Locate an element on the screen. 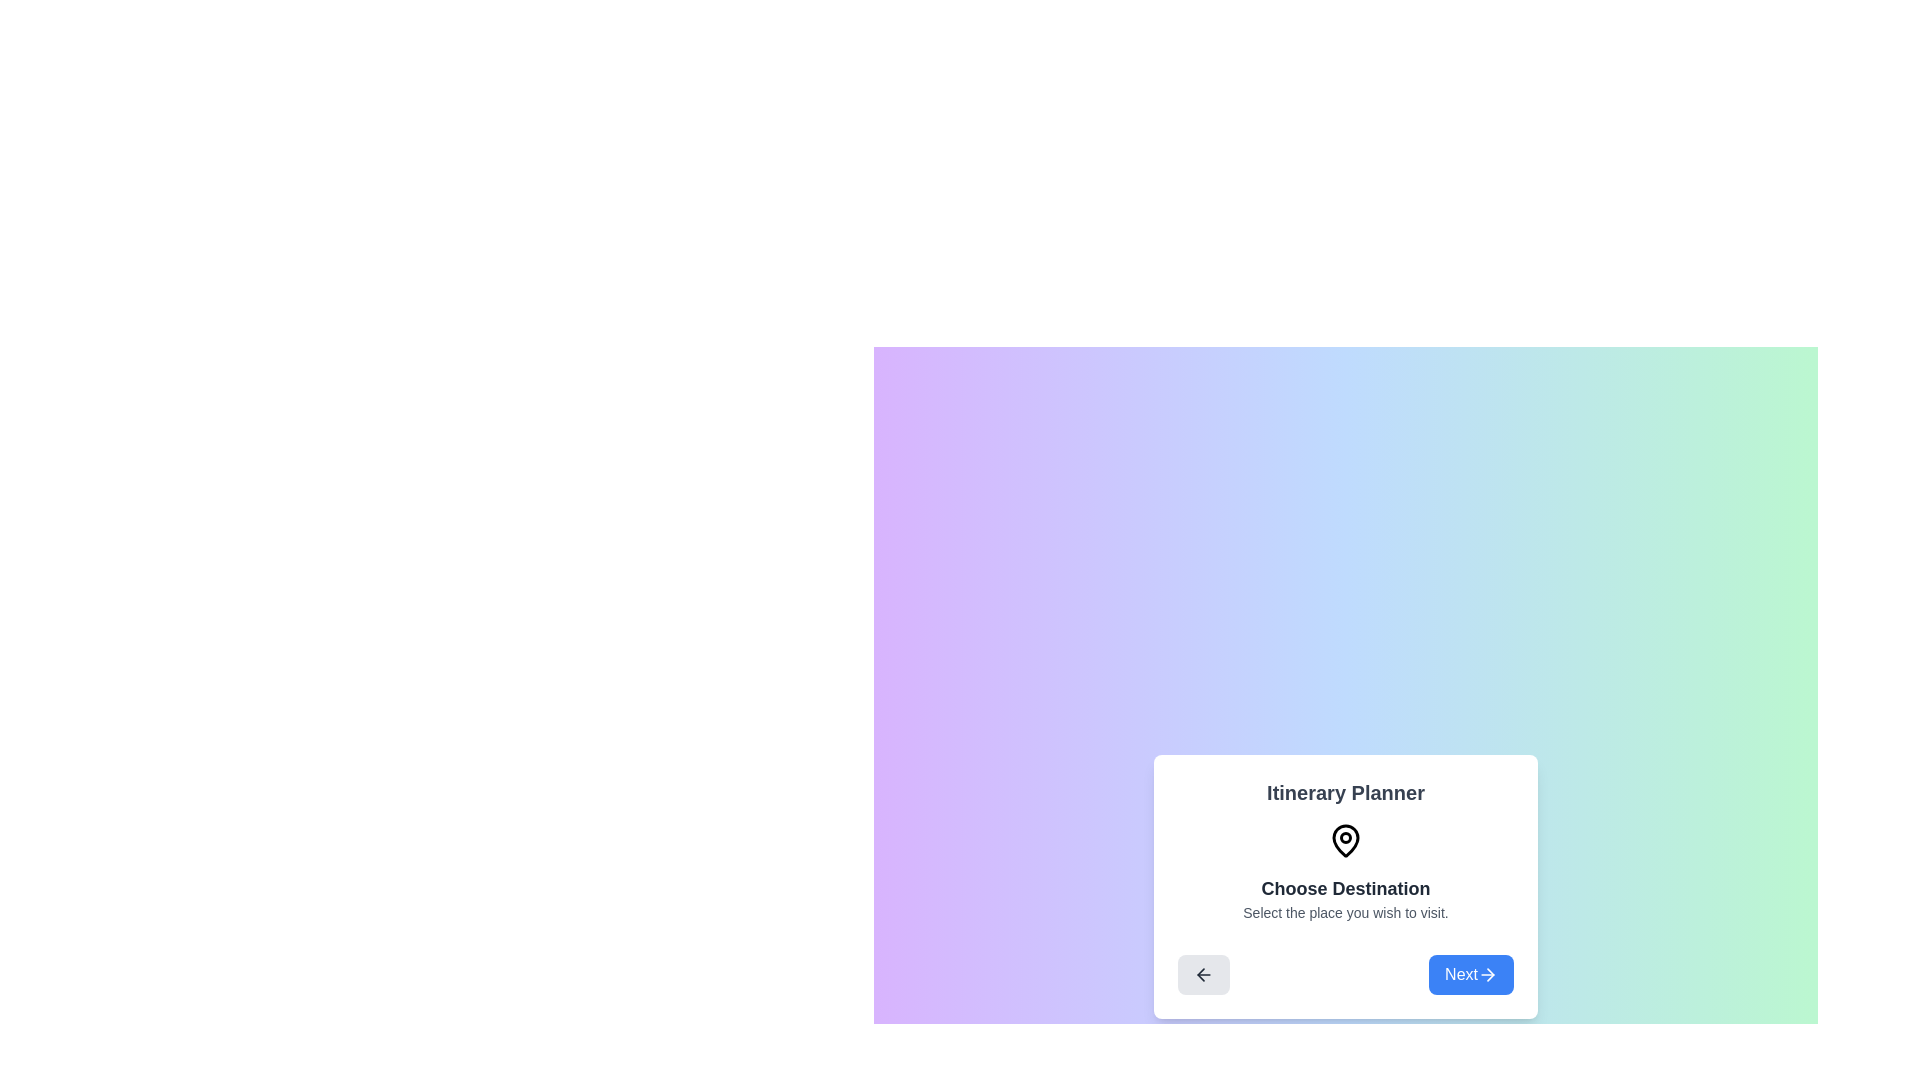 This screenshot has height=1080, width=1920. the backward navigation button located in the footer area of the 'Itinerary Planner' card interface is located at coordinates (1203, 974).